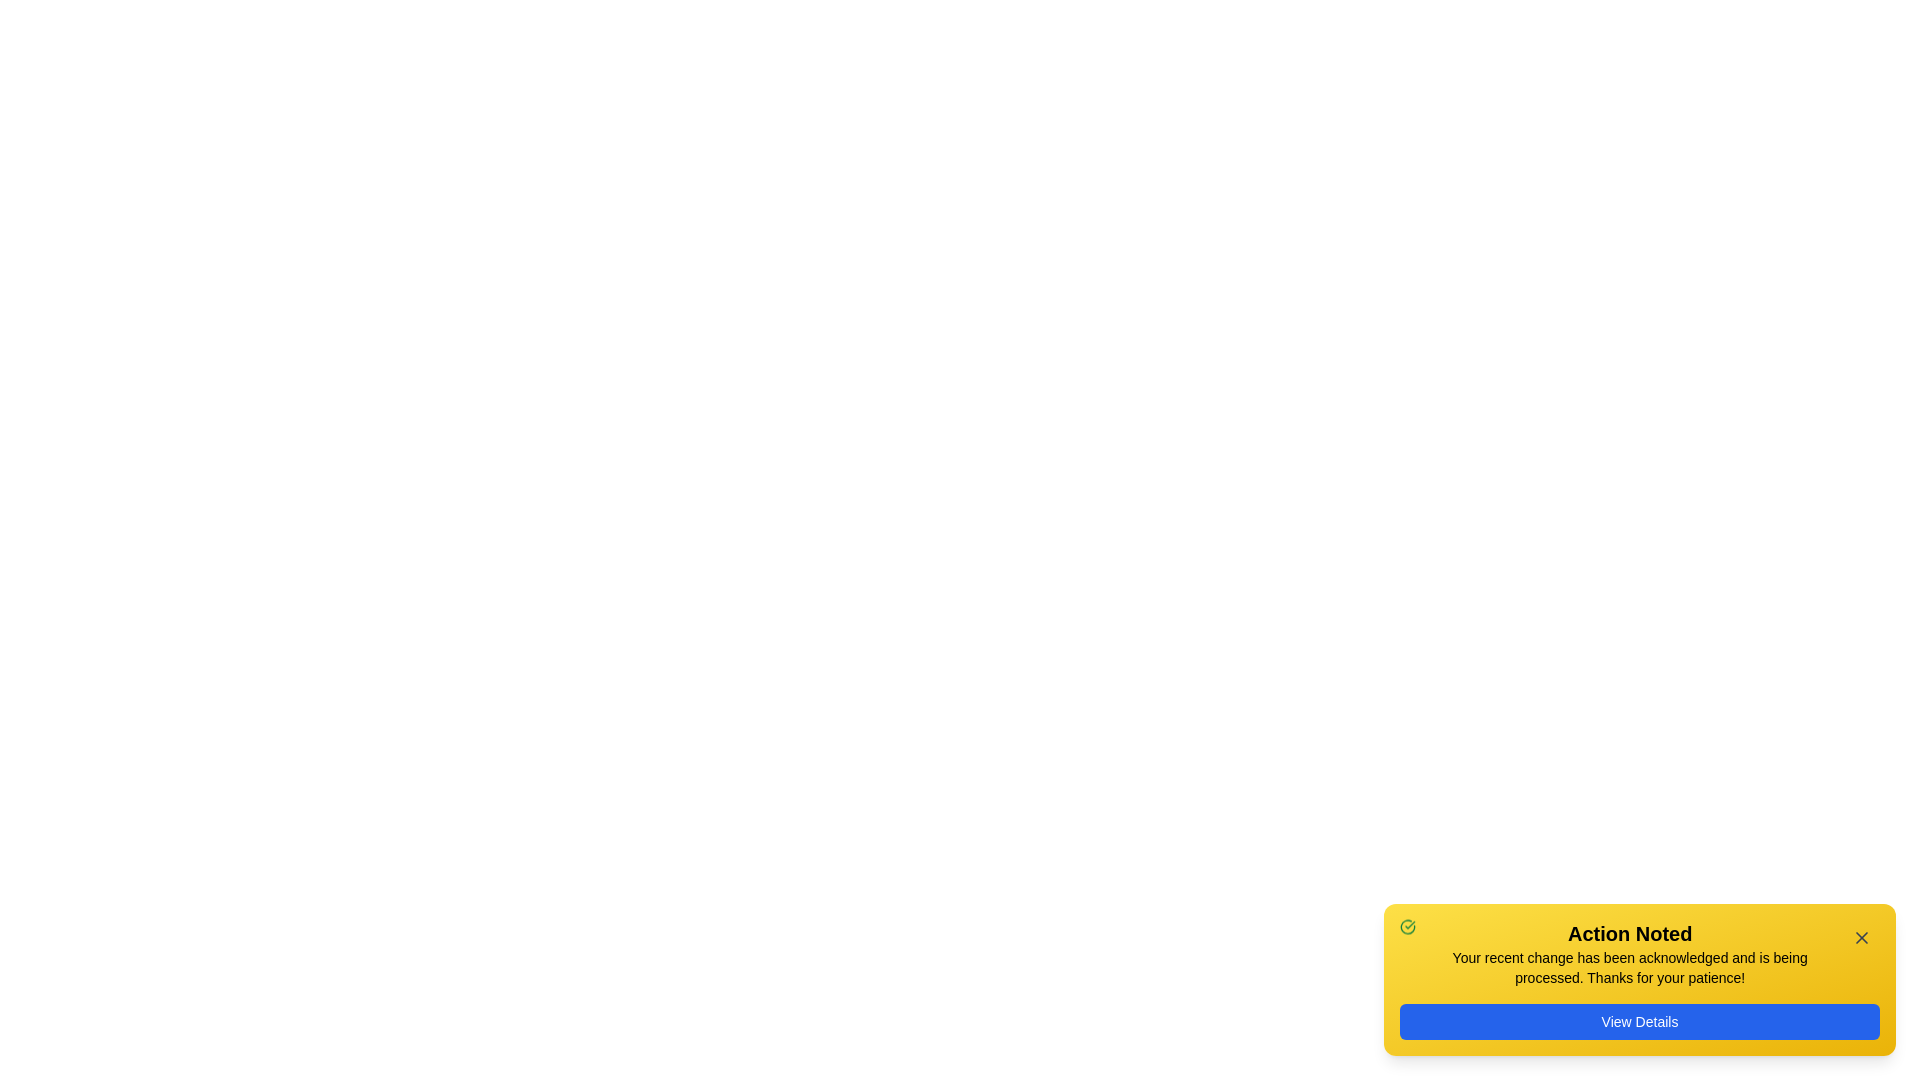 The height and width of the screenshot is (1080, 1920). What do you see at coordinates (1640, 1022) in the screenshot?
I see `the 'View Details' button to navigate to the detailed view` at bounding box center [1640, 1022].